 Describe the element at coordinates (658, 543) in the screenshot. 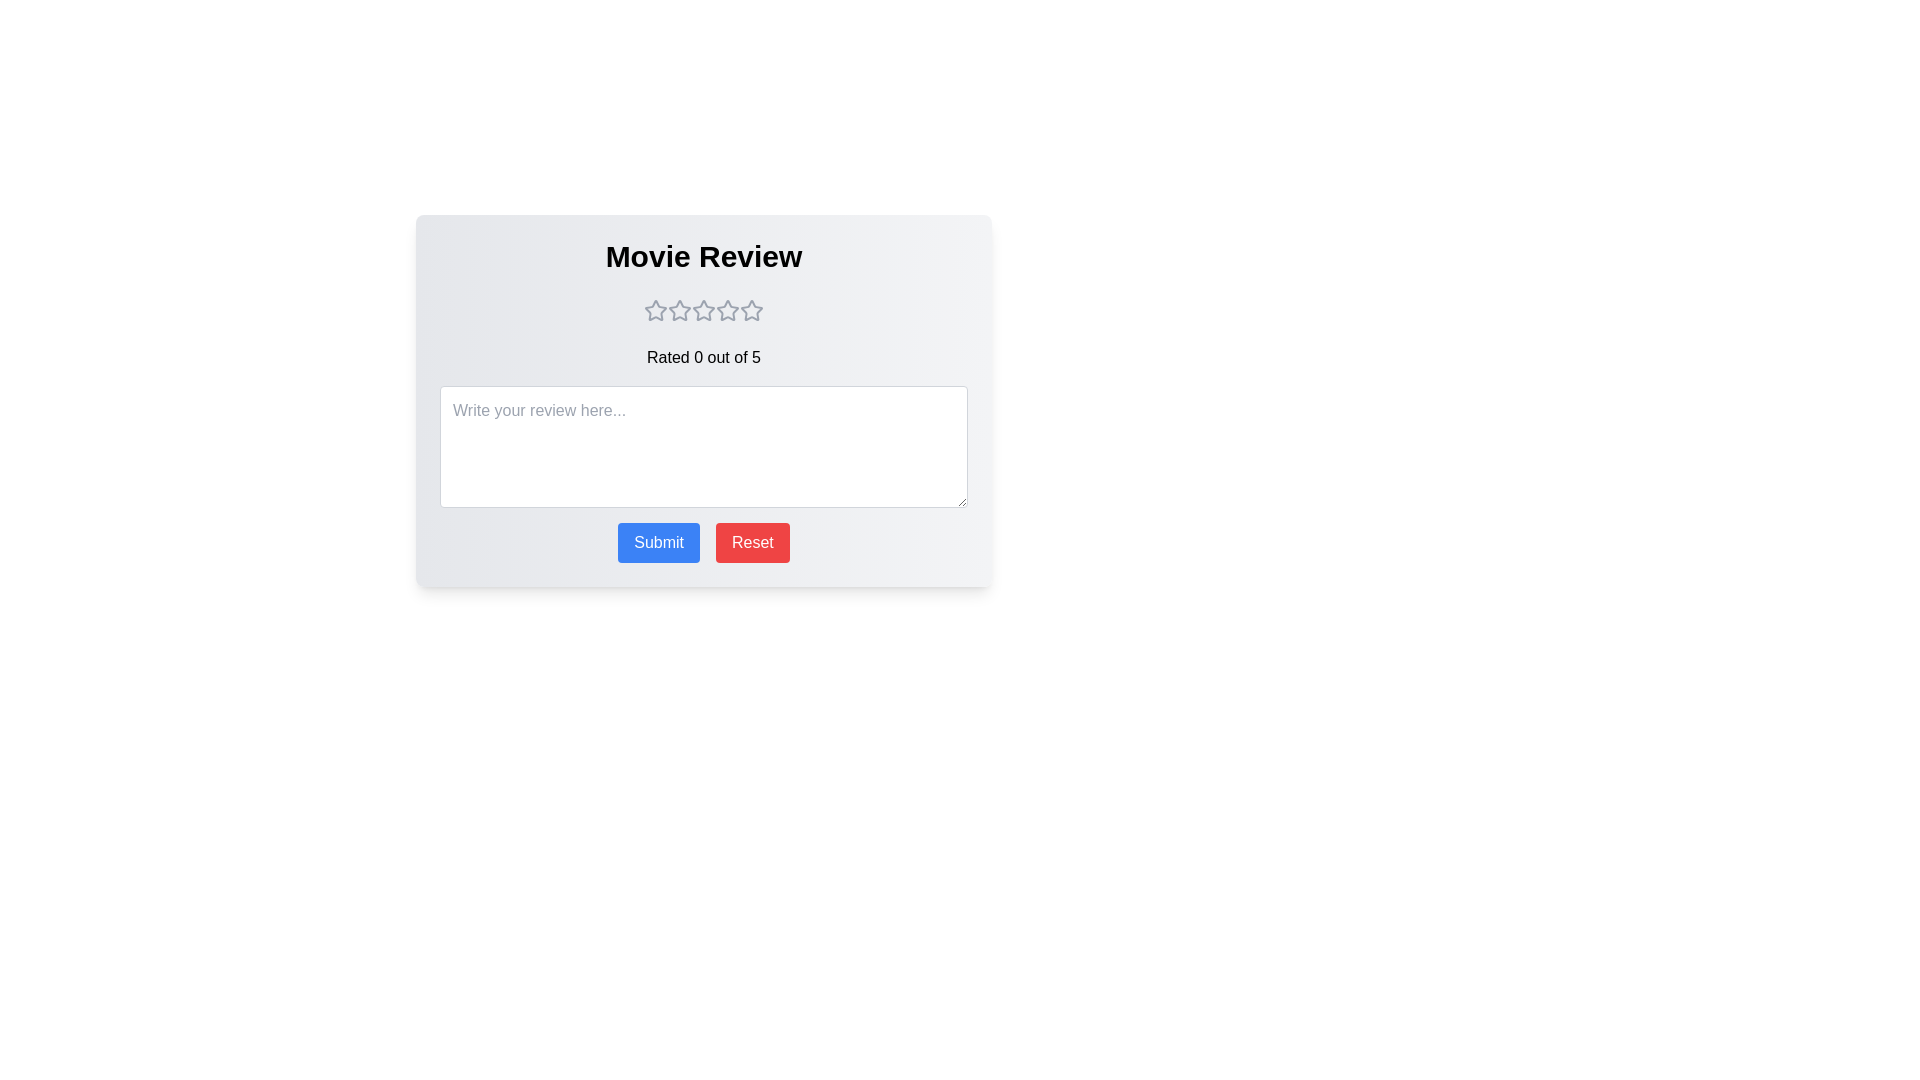

I see `Submit button to submit the review and rating` at that location.